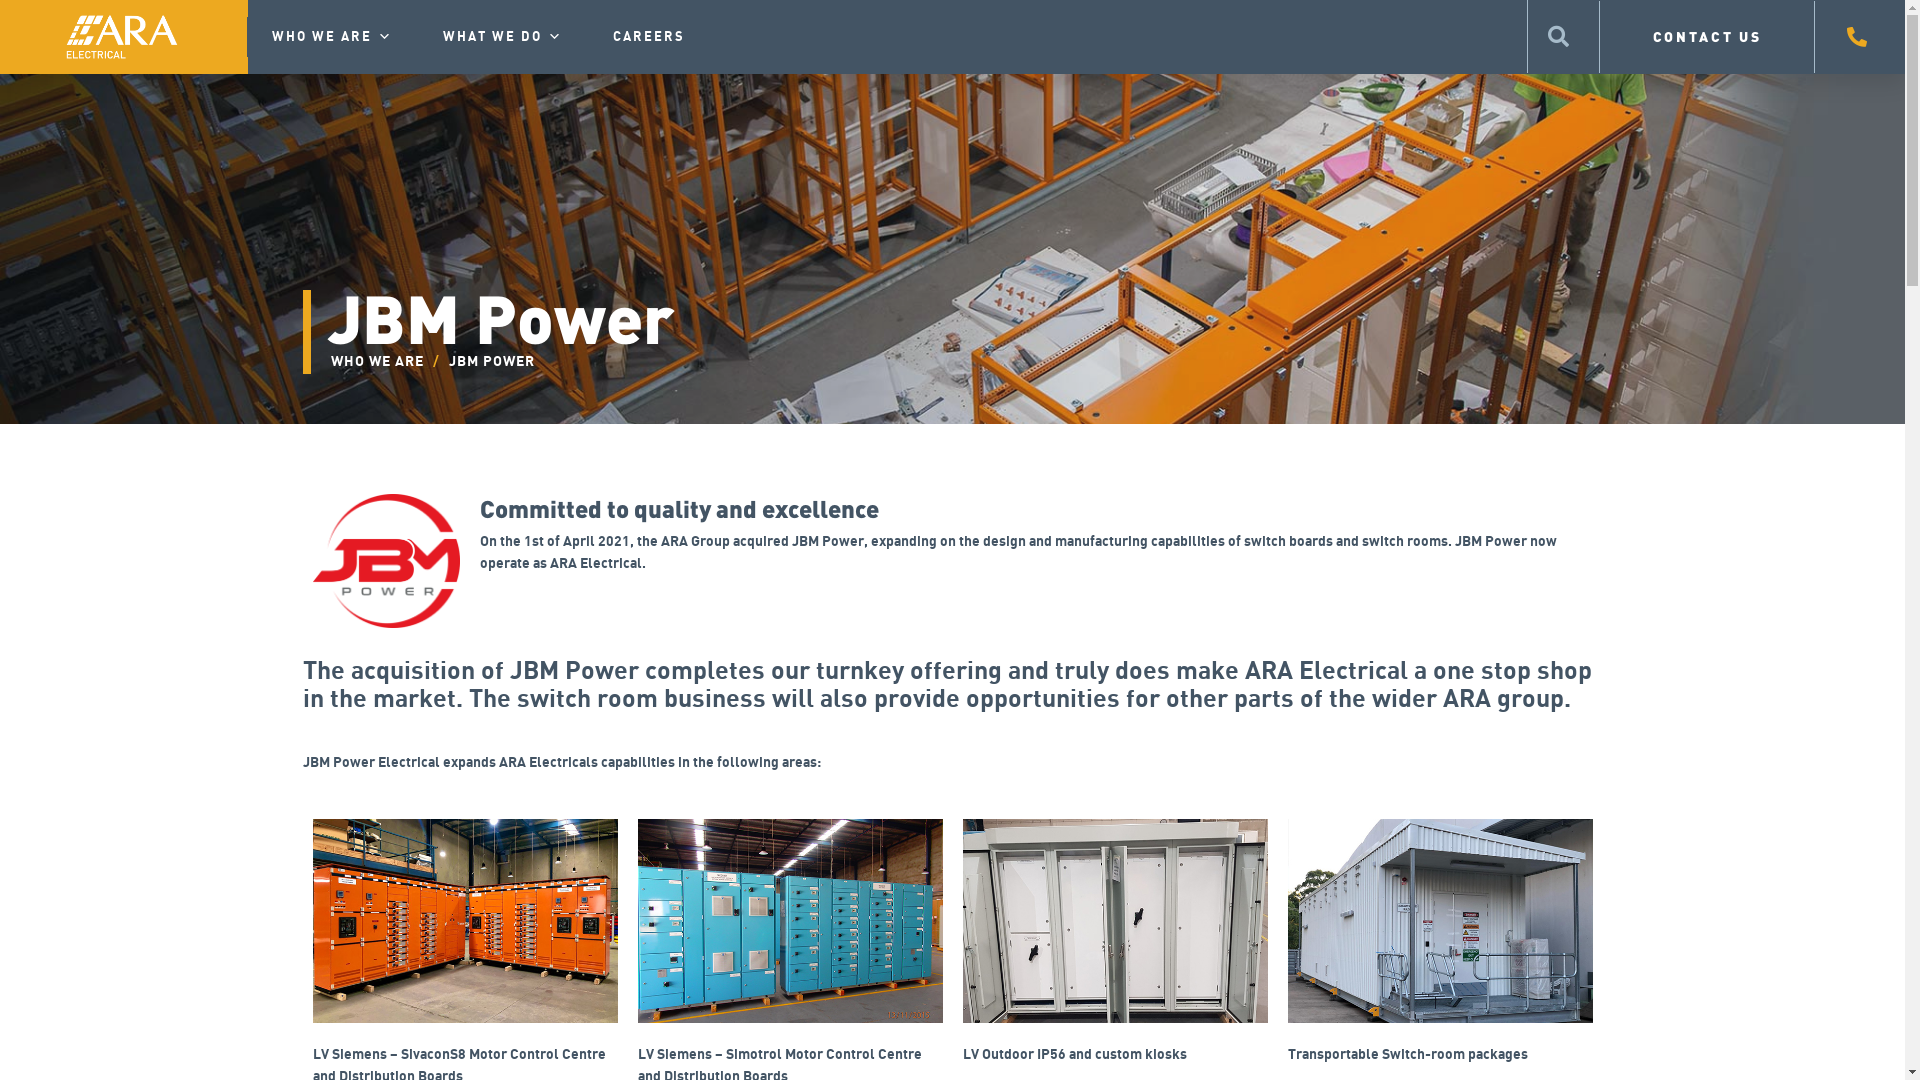  Describe the element at coordinates (245, 37) in the screenshot. I see `'WHO WE ARE'` at that location.